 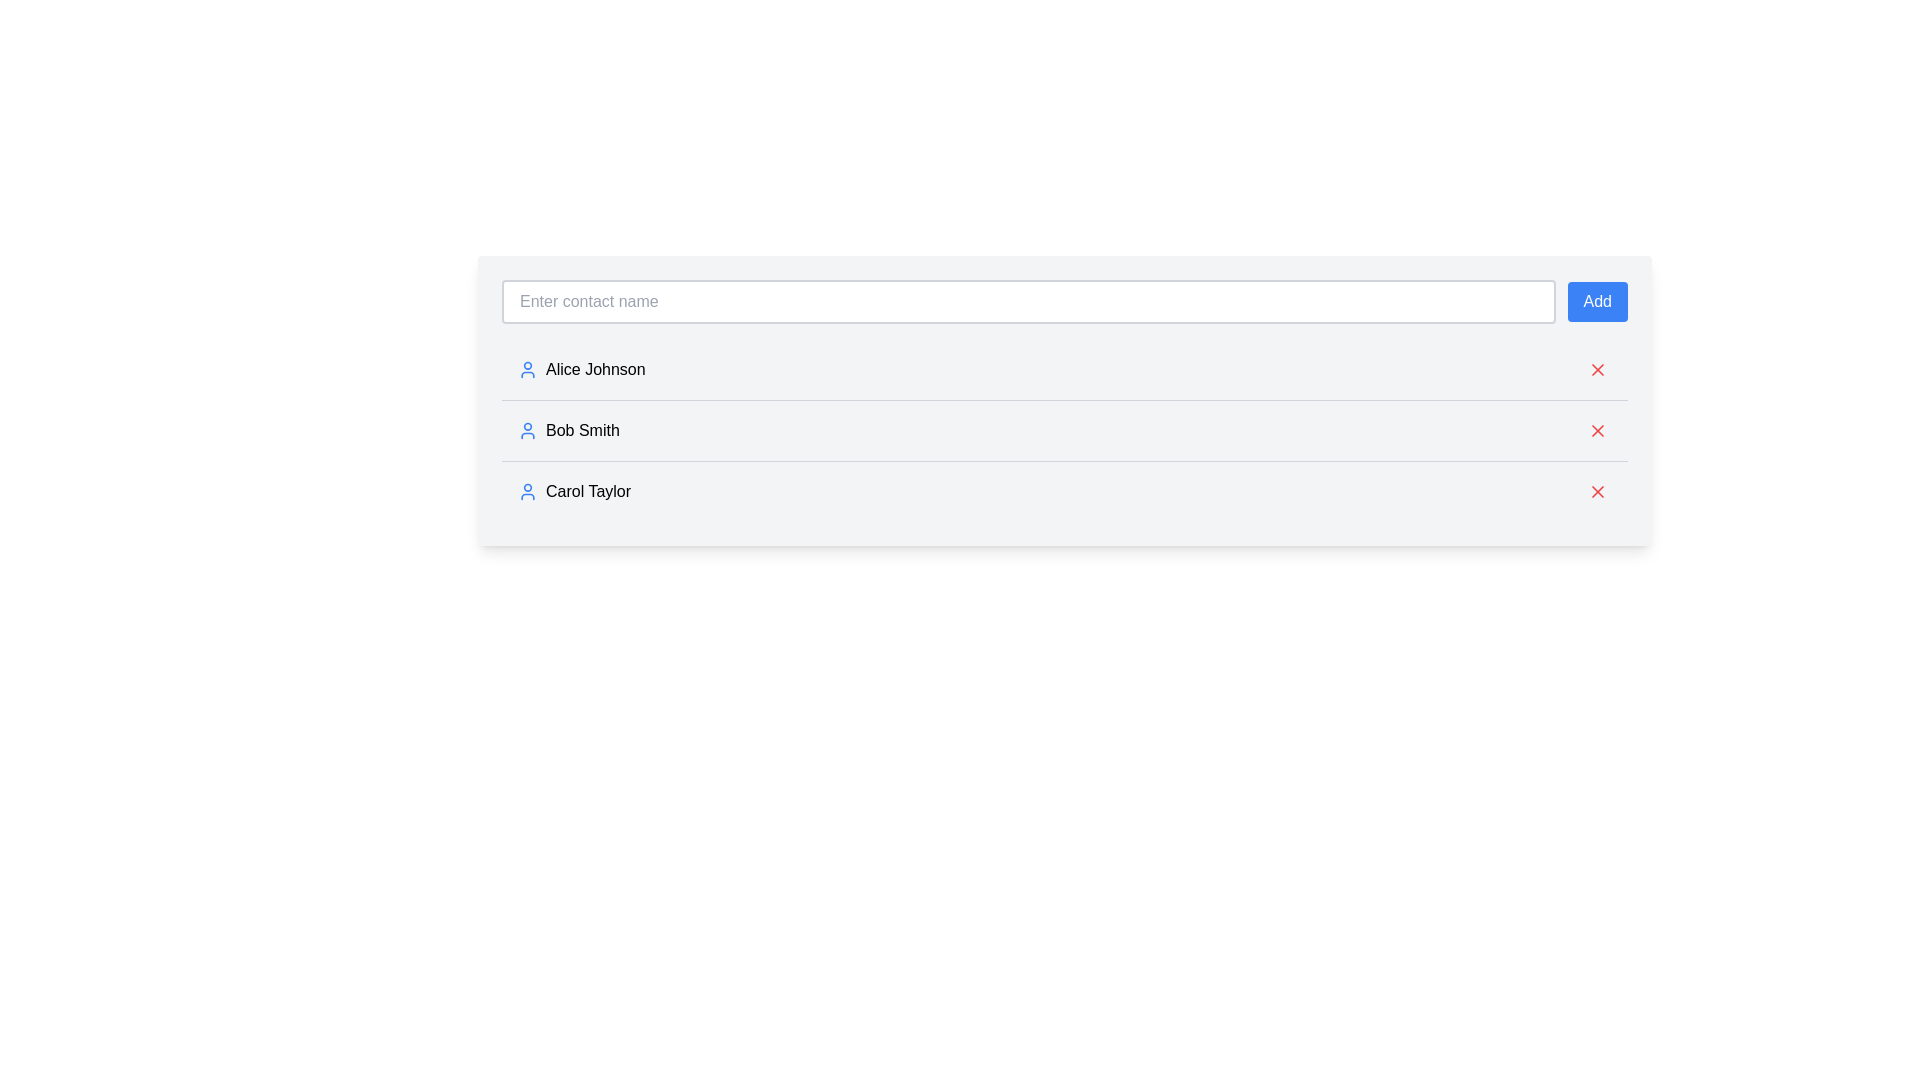 I want to click on keyboard navigation, so click(x=1597, y=430).